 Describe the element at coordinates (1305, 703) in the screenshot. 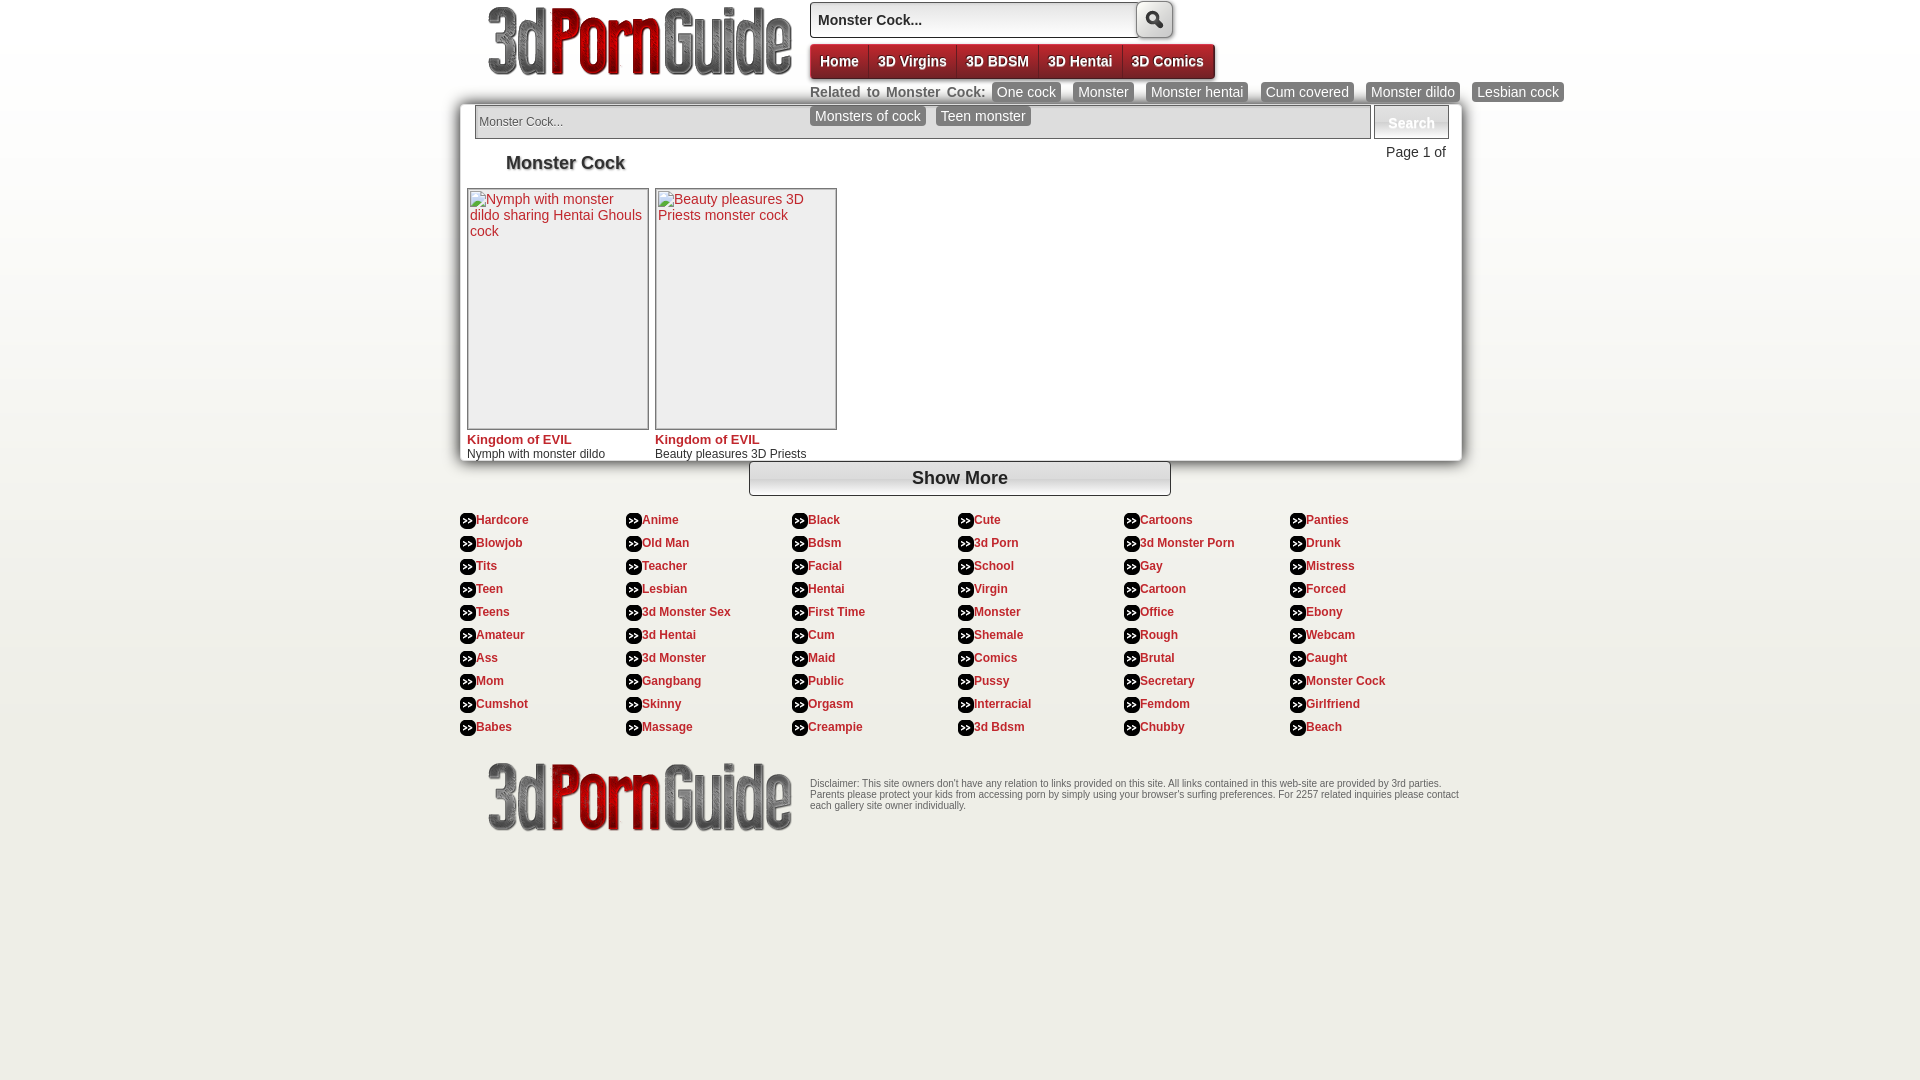

I see `'Girlfriend'` at that location.